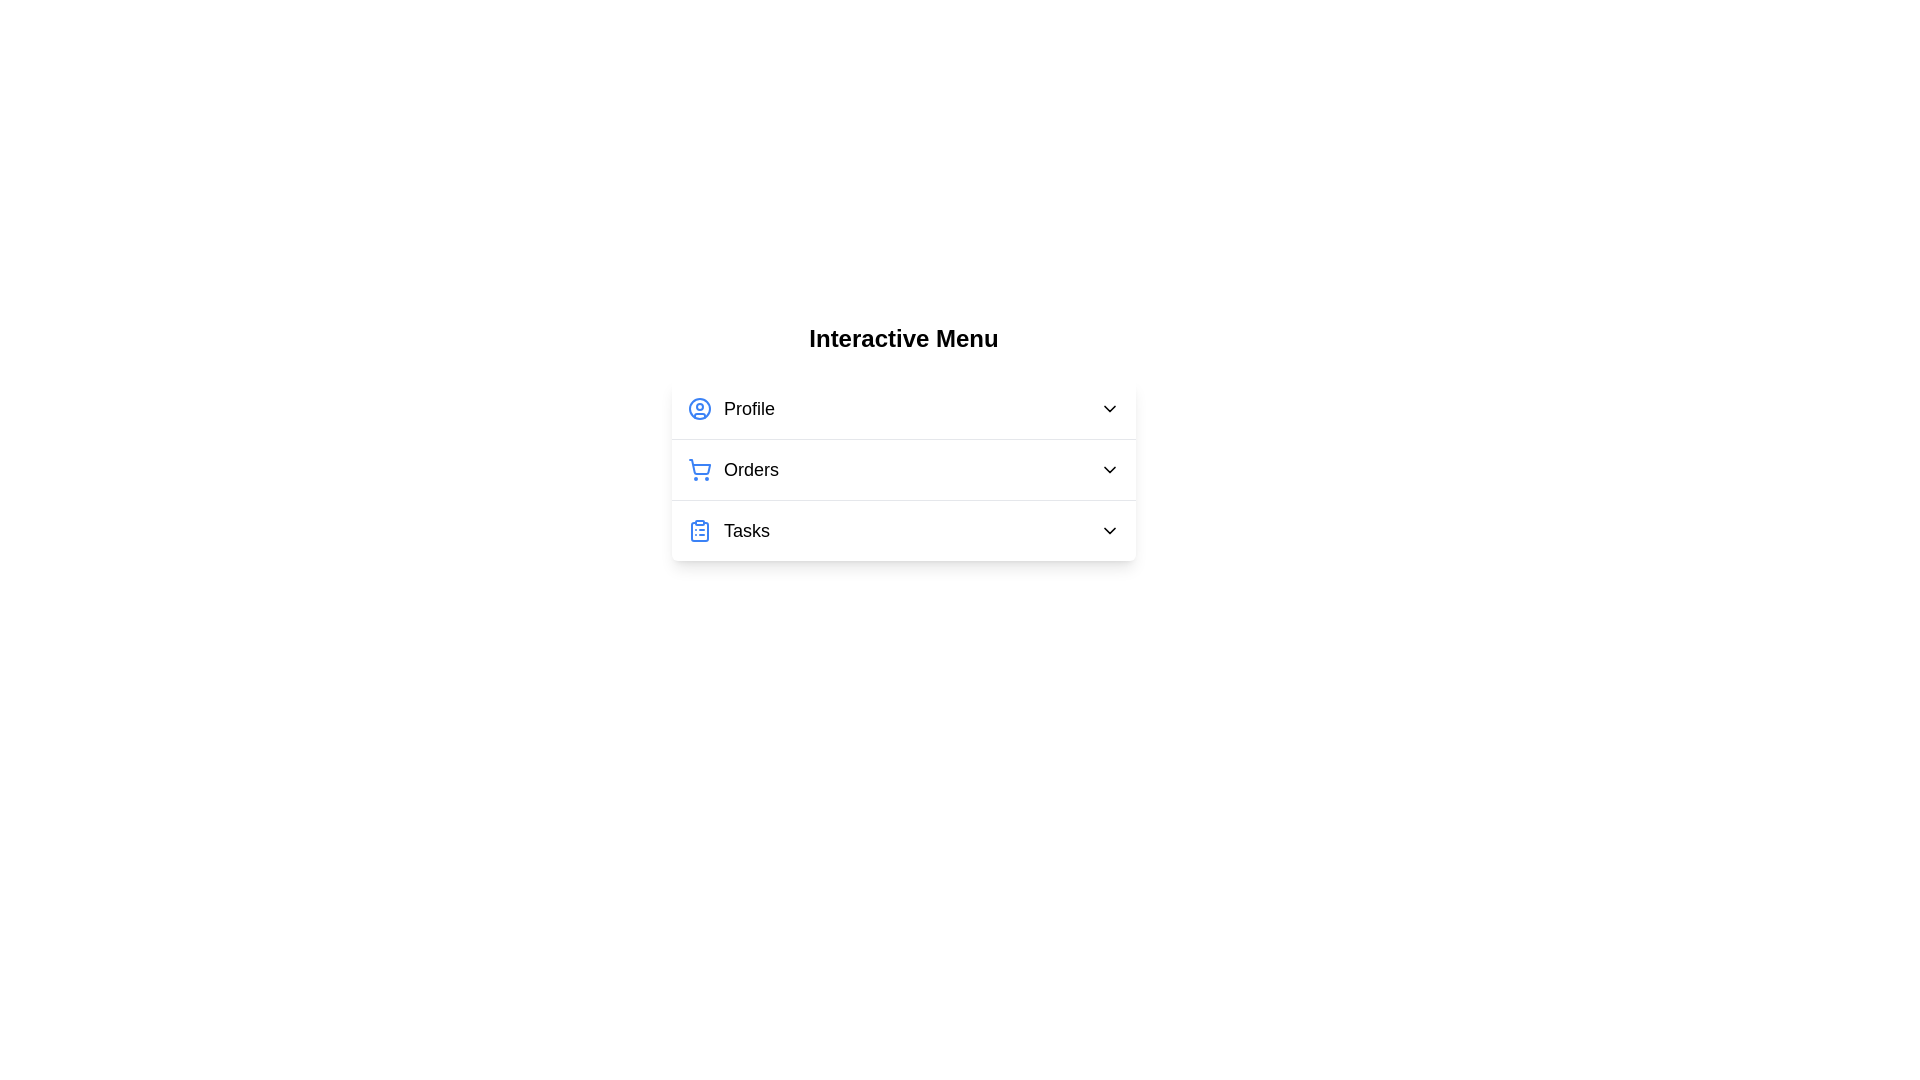 Image resolution: width=1920 pixels, height=1080 pixels. Describe the element at coordinates (902, 407) in the screenshot. I see `the 'Profile' button-like menu option` at that location.